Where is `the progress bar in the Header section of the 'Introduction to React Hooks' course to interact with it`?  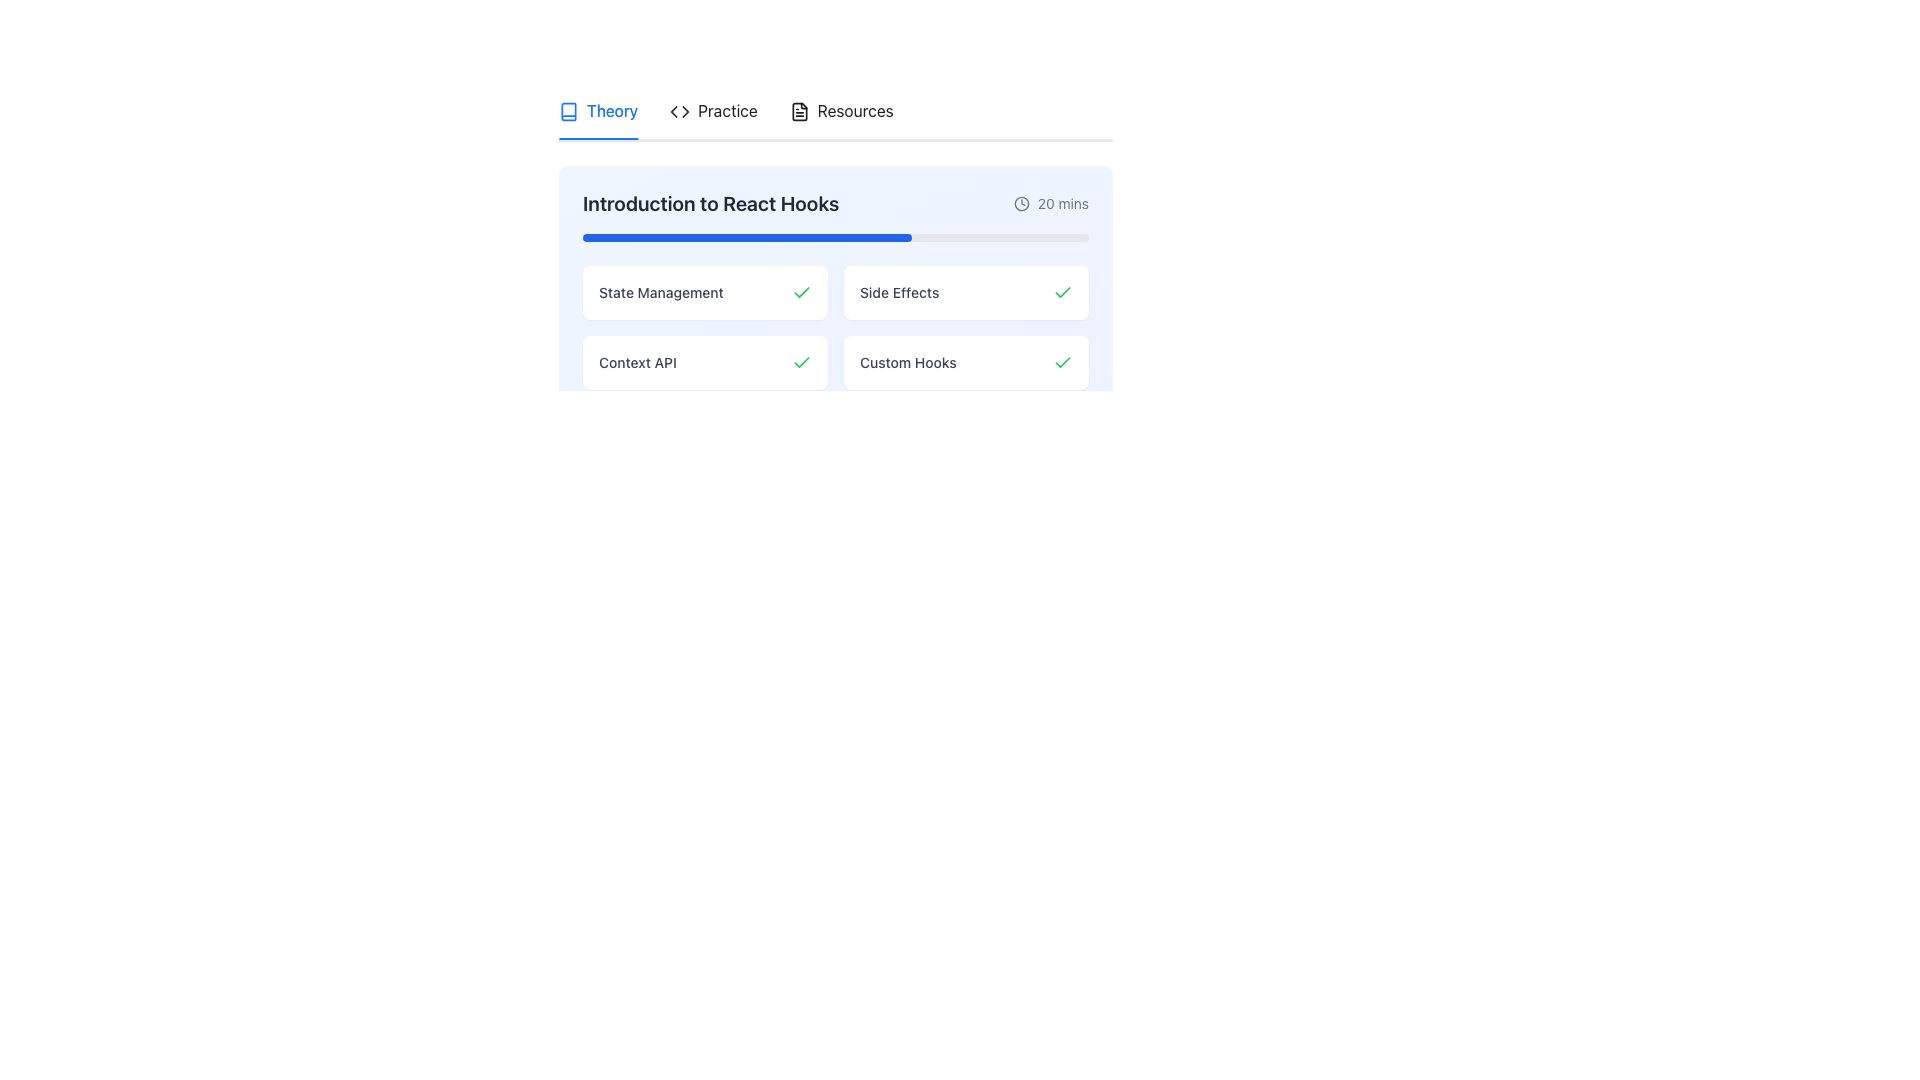
the progress bar in the Header section of the 'Introduction to React Hooks' course to interact with it is located at coordinates (835, 216).